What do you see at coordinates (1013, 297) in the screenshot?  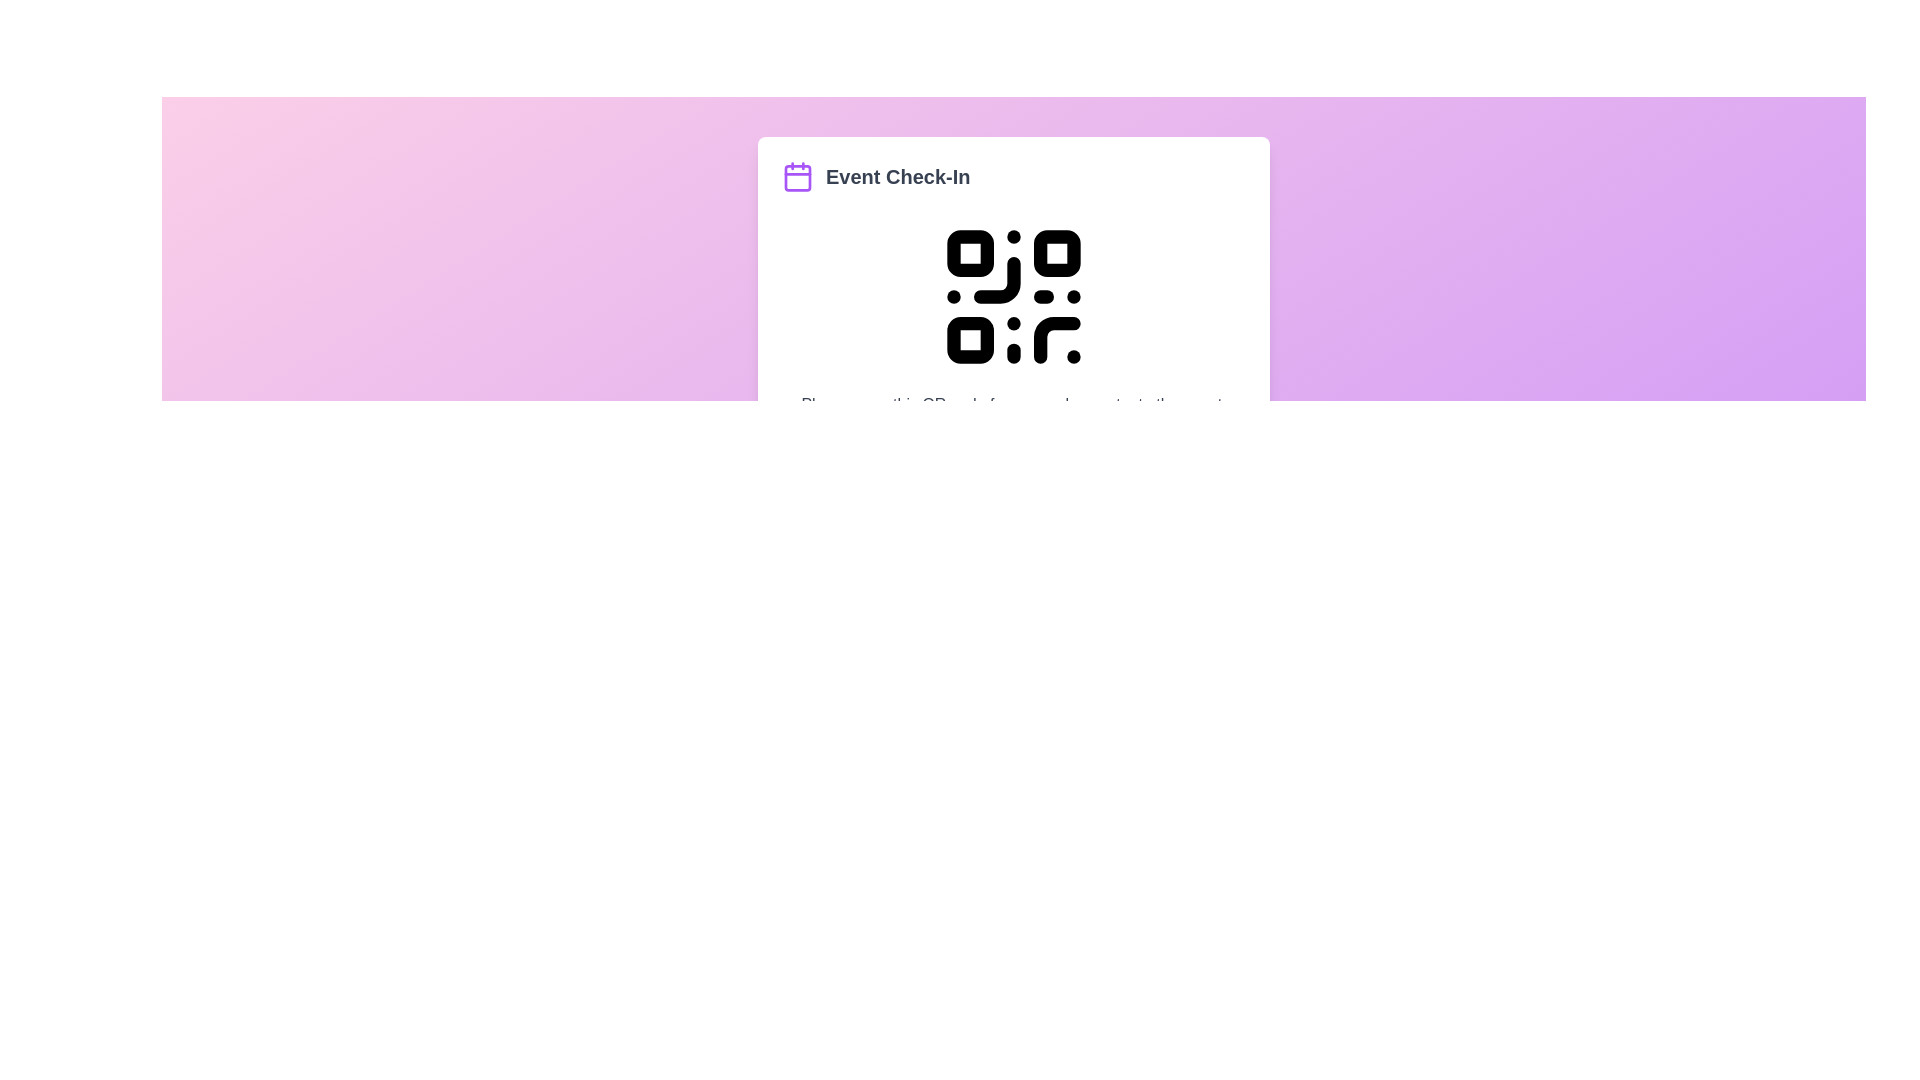 I see `QR code icon located below the 'Event Check-In' text, which serves for scanning purposes` at bounding box center [1013, 297].